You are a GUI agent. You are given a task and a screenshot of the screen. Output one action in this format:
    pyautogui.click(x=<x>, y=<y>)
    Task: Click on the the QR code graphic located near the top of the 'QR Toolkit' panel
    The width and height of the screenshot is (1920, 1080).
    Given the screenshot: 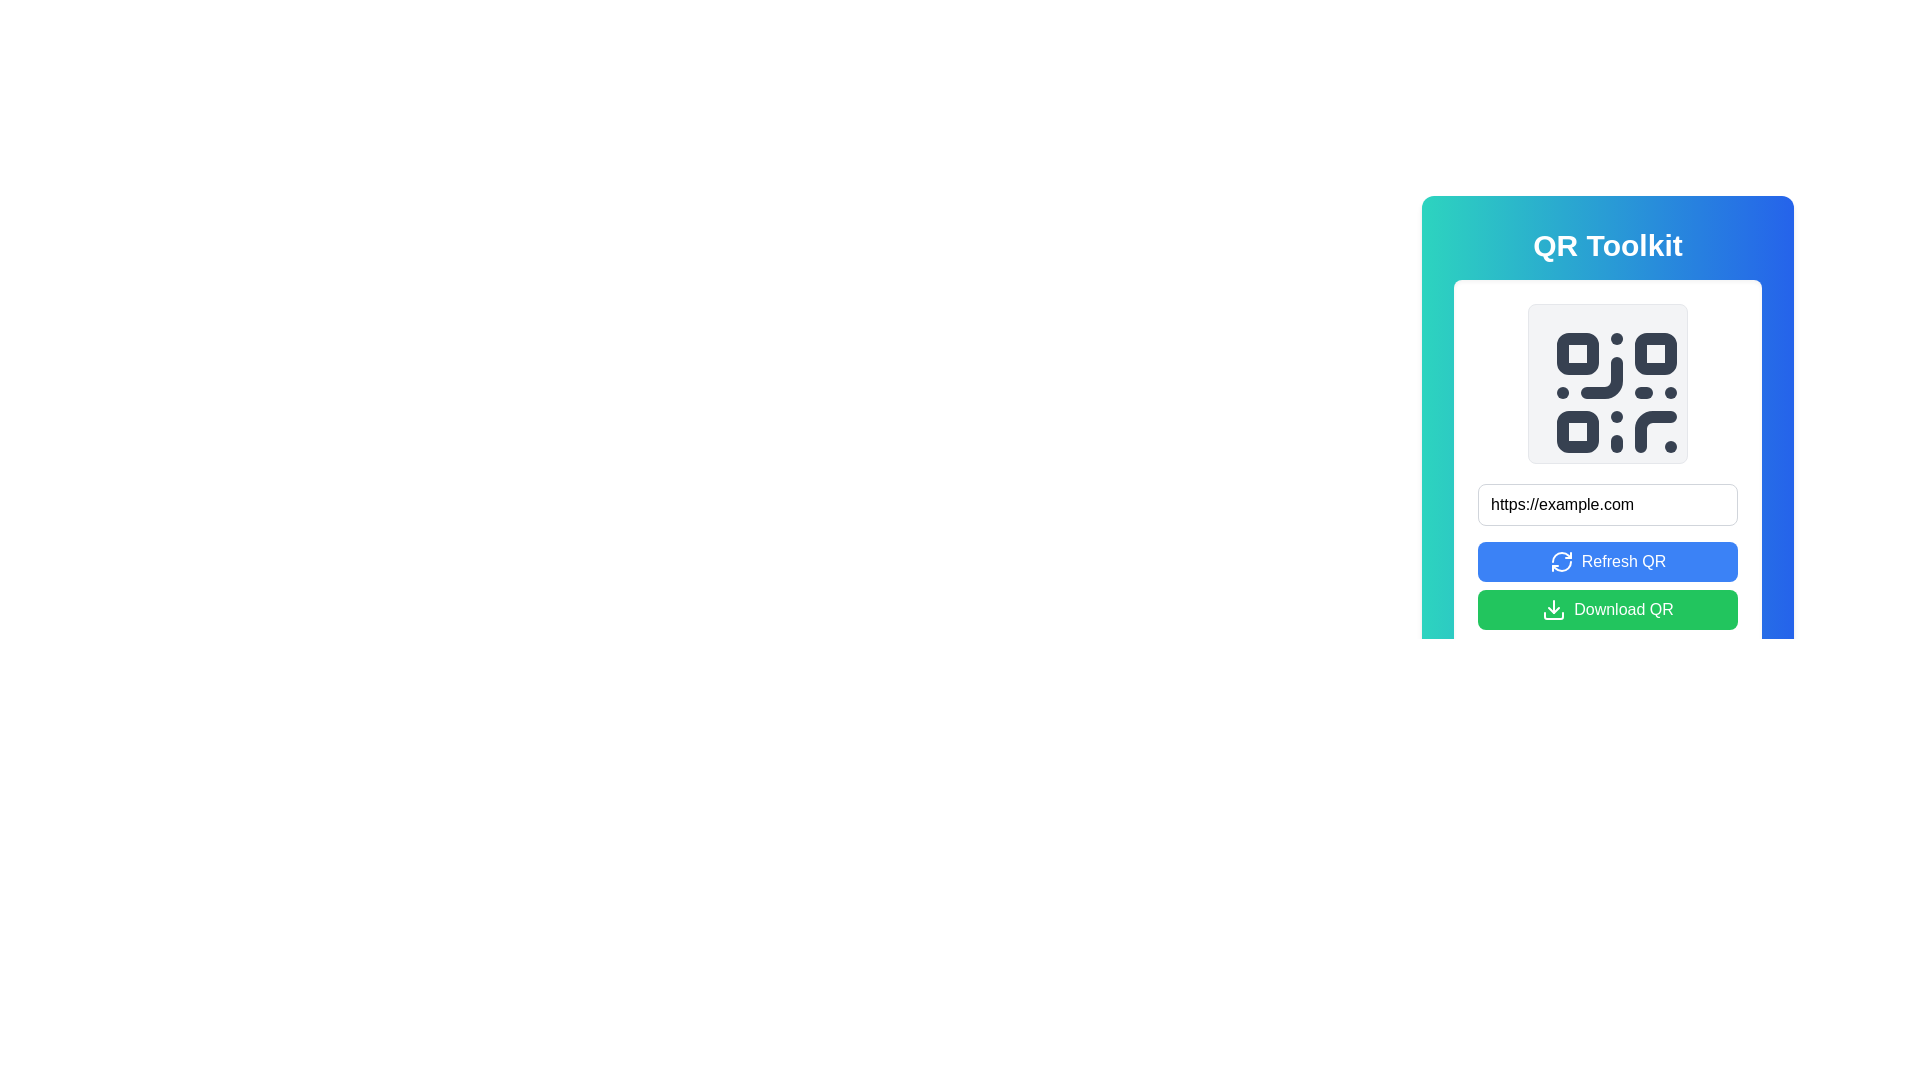 What is the action you would take?
    pyautogui.click(x=1608, y=384)
    